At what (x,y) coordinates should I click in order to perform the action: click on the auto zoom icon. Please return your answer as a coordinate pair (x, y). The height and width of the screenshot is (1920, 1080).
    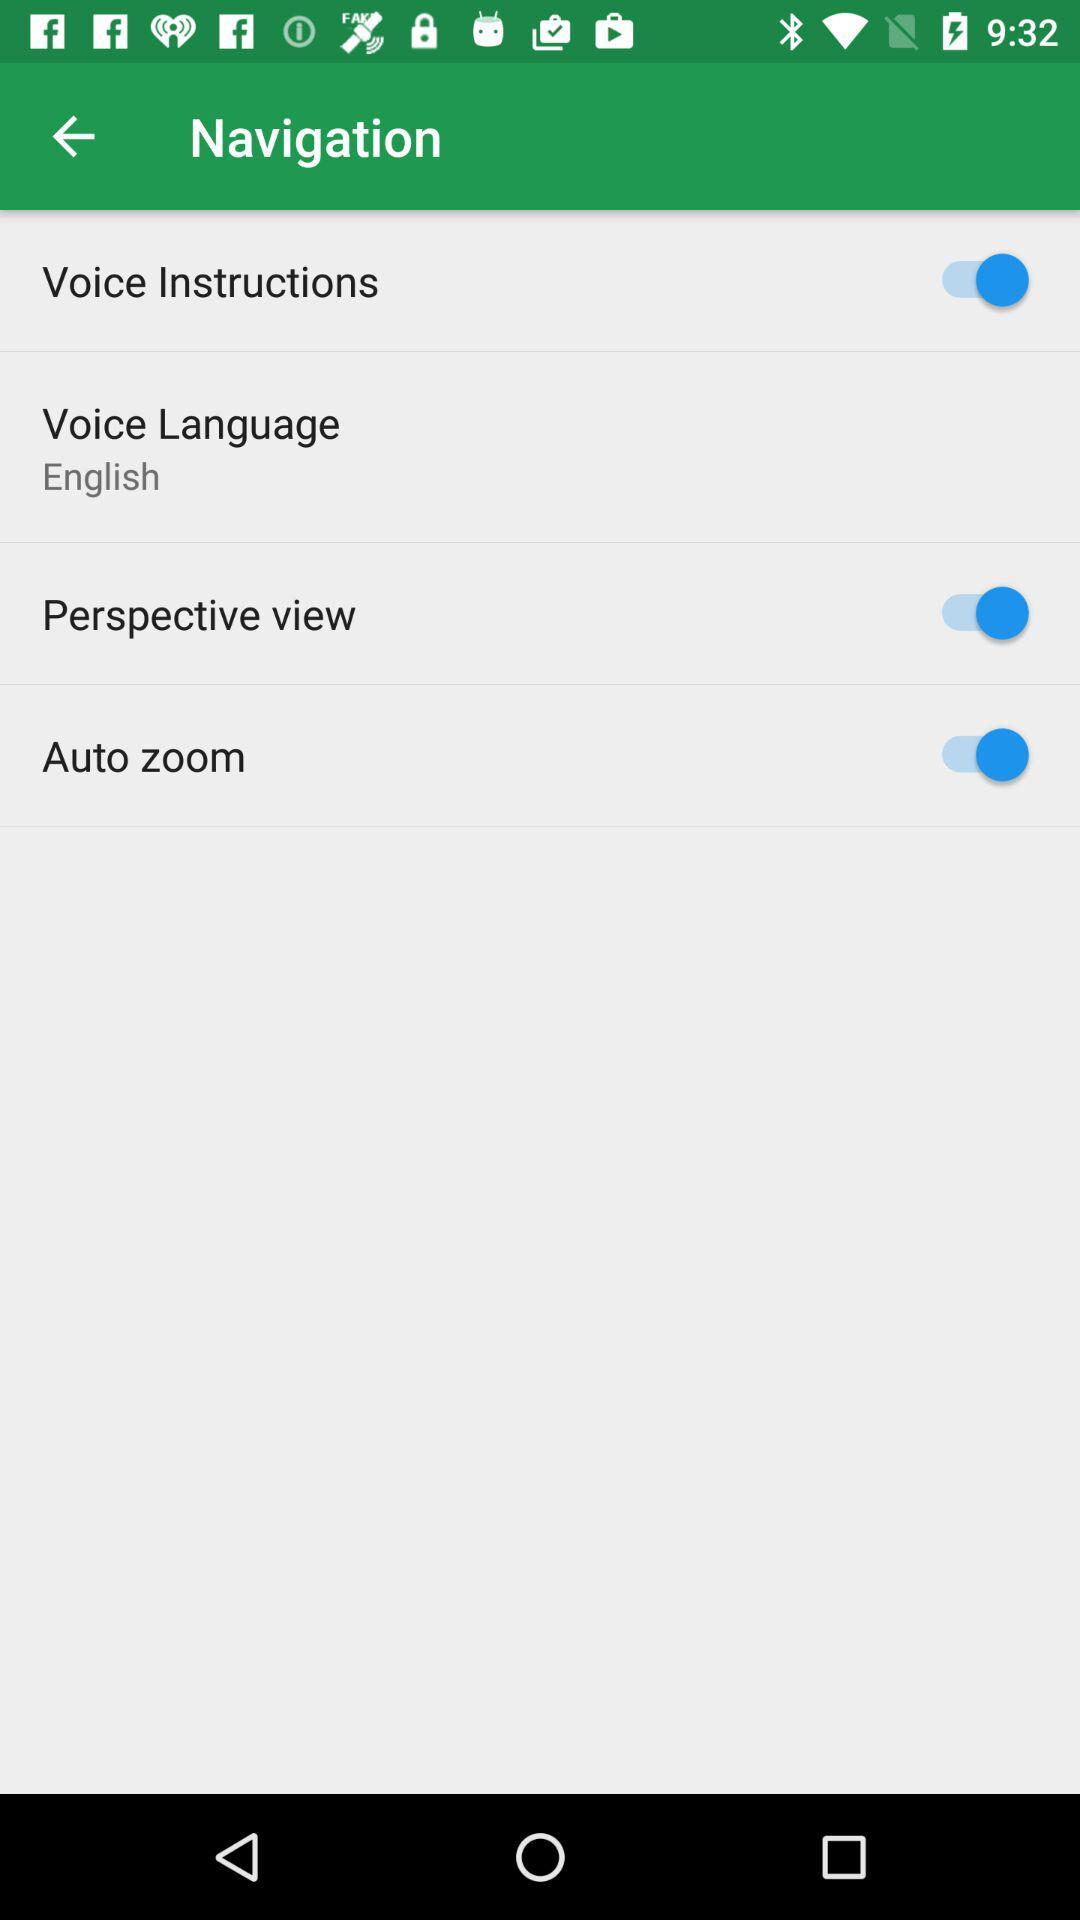
    Looking at the image, I should click on (142, 754).